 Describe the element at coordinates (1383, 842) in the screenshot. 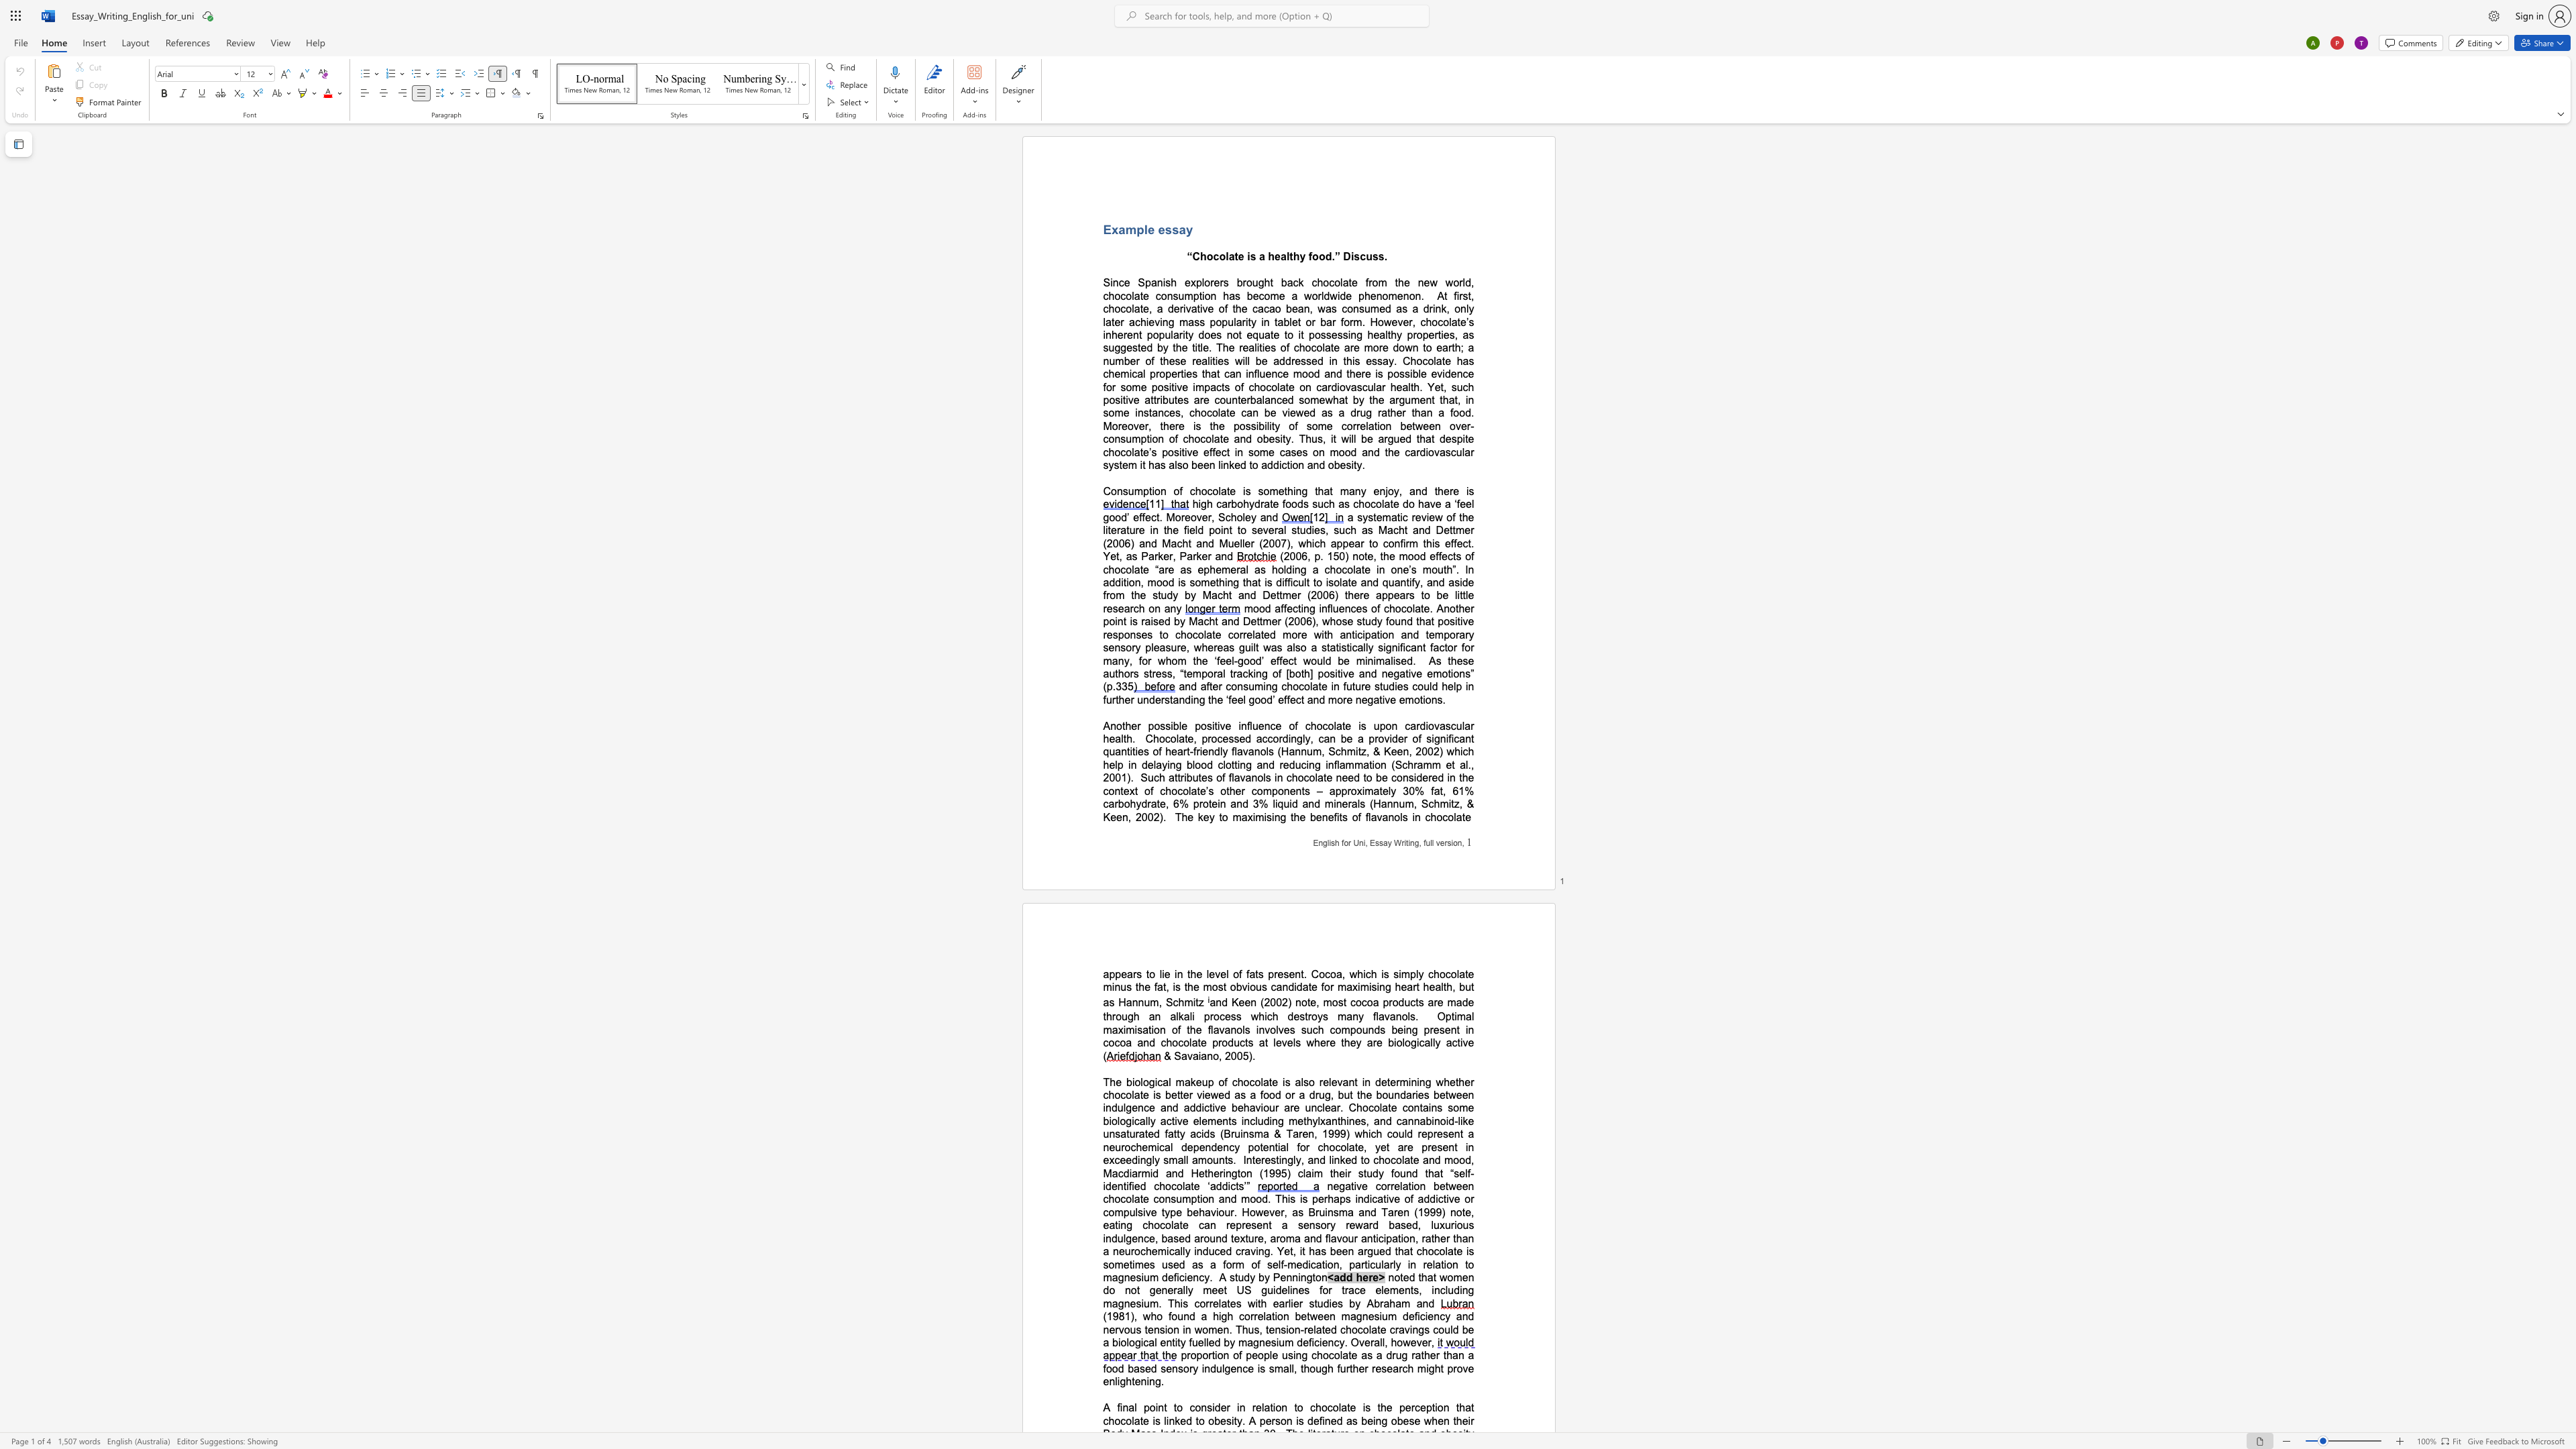

I see `the space between the continuous character "s" and "a" in the text` at that location.